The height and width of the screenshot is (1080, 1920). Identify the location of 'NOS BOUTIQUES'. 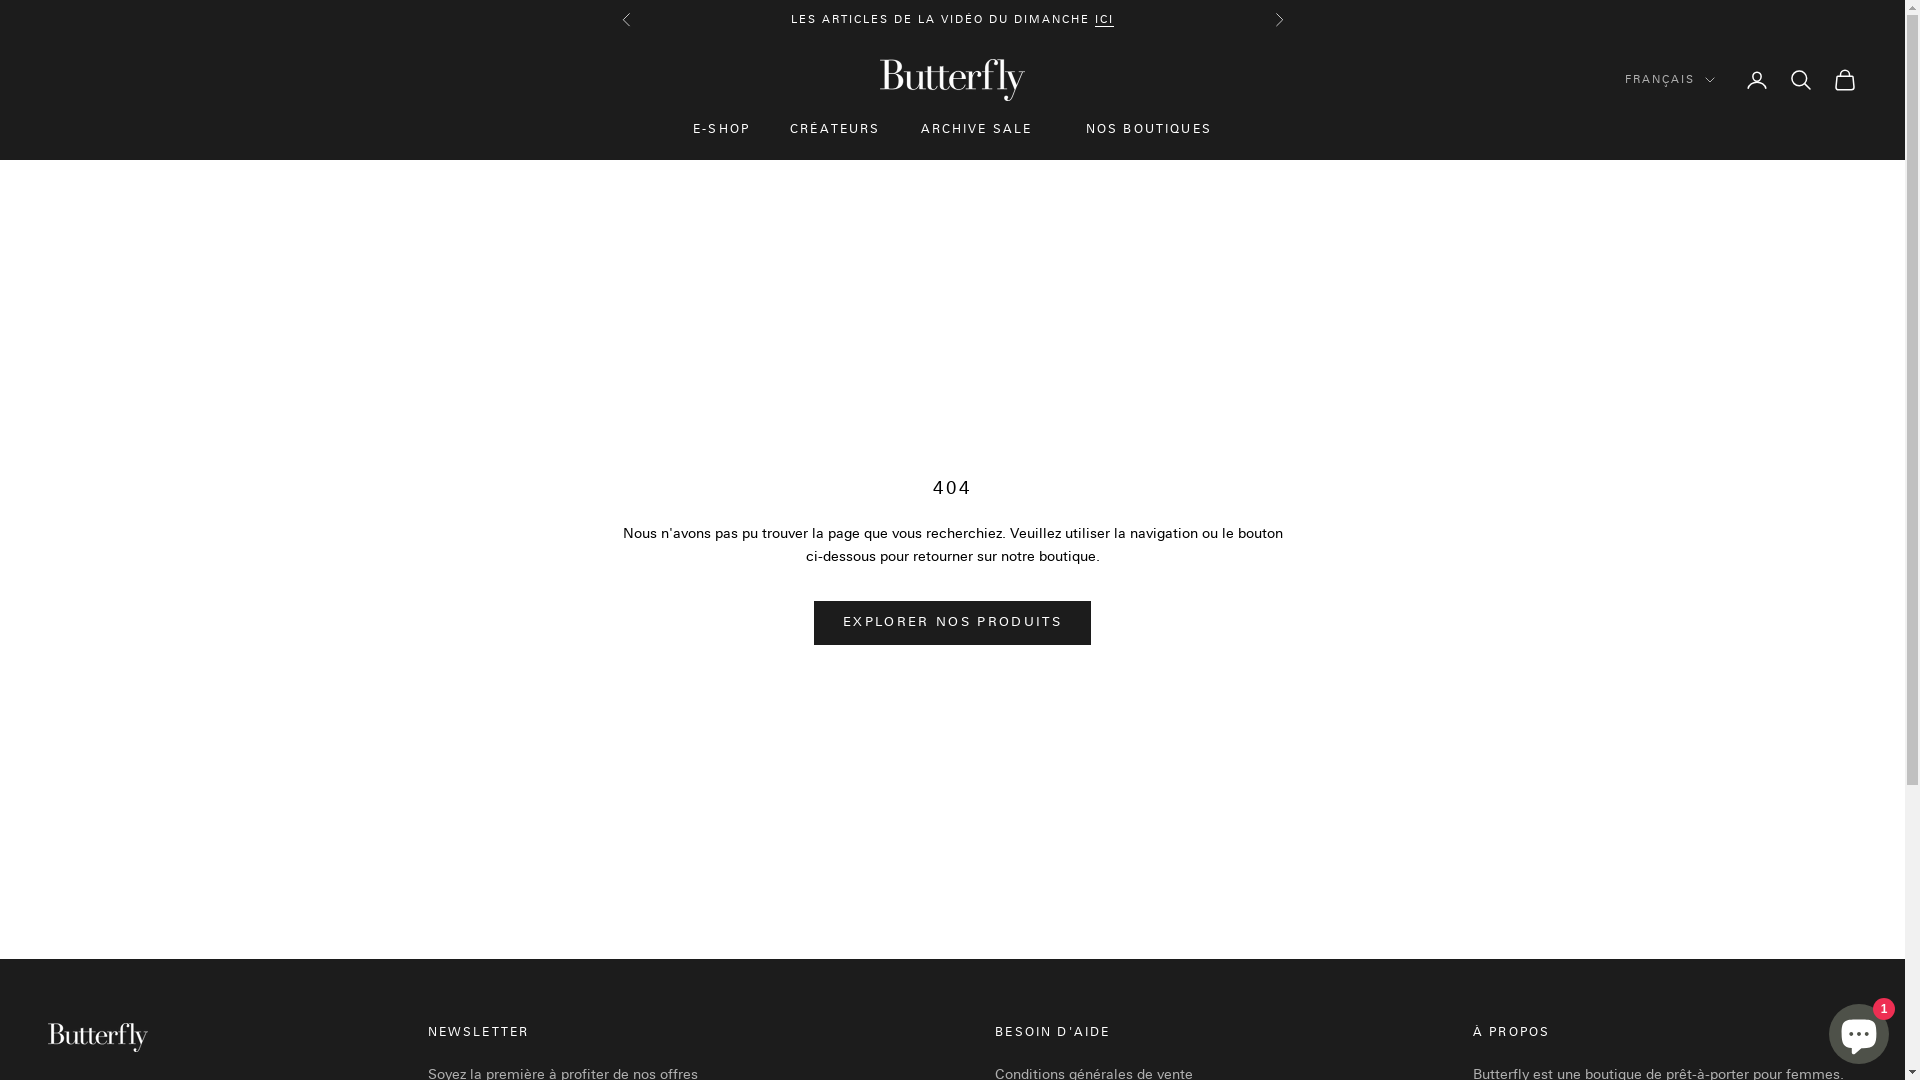
(1148, 130).